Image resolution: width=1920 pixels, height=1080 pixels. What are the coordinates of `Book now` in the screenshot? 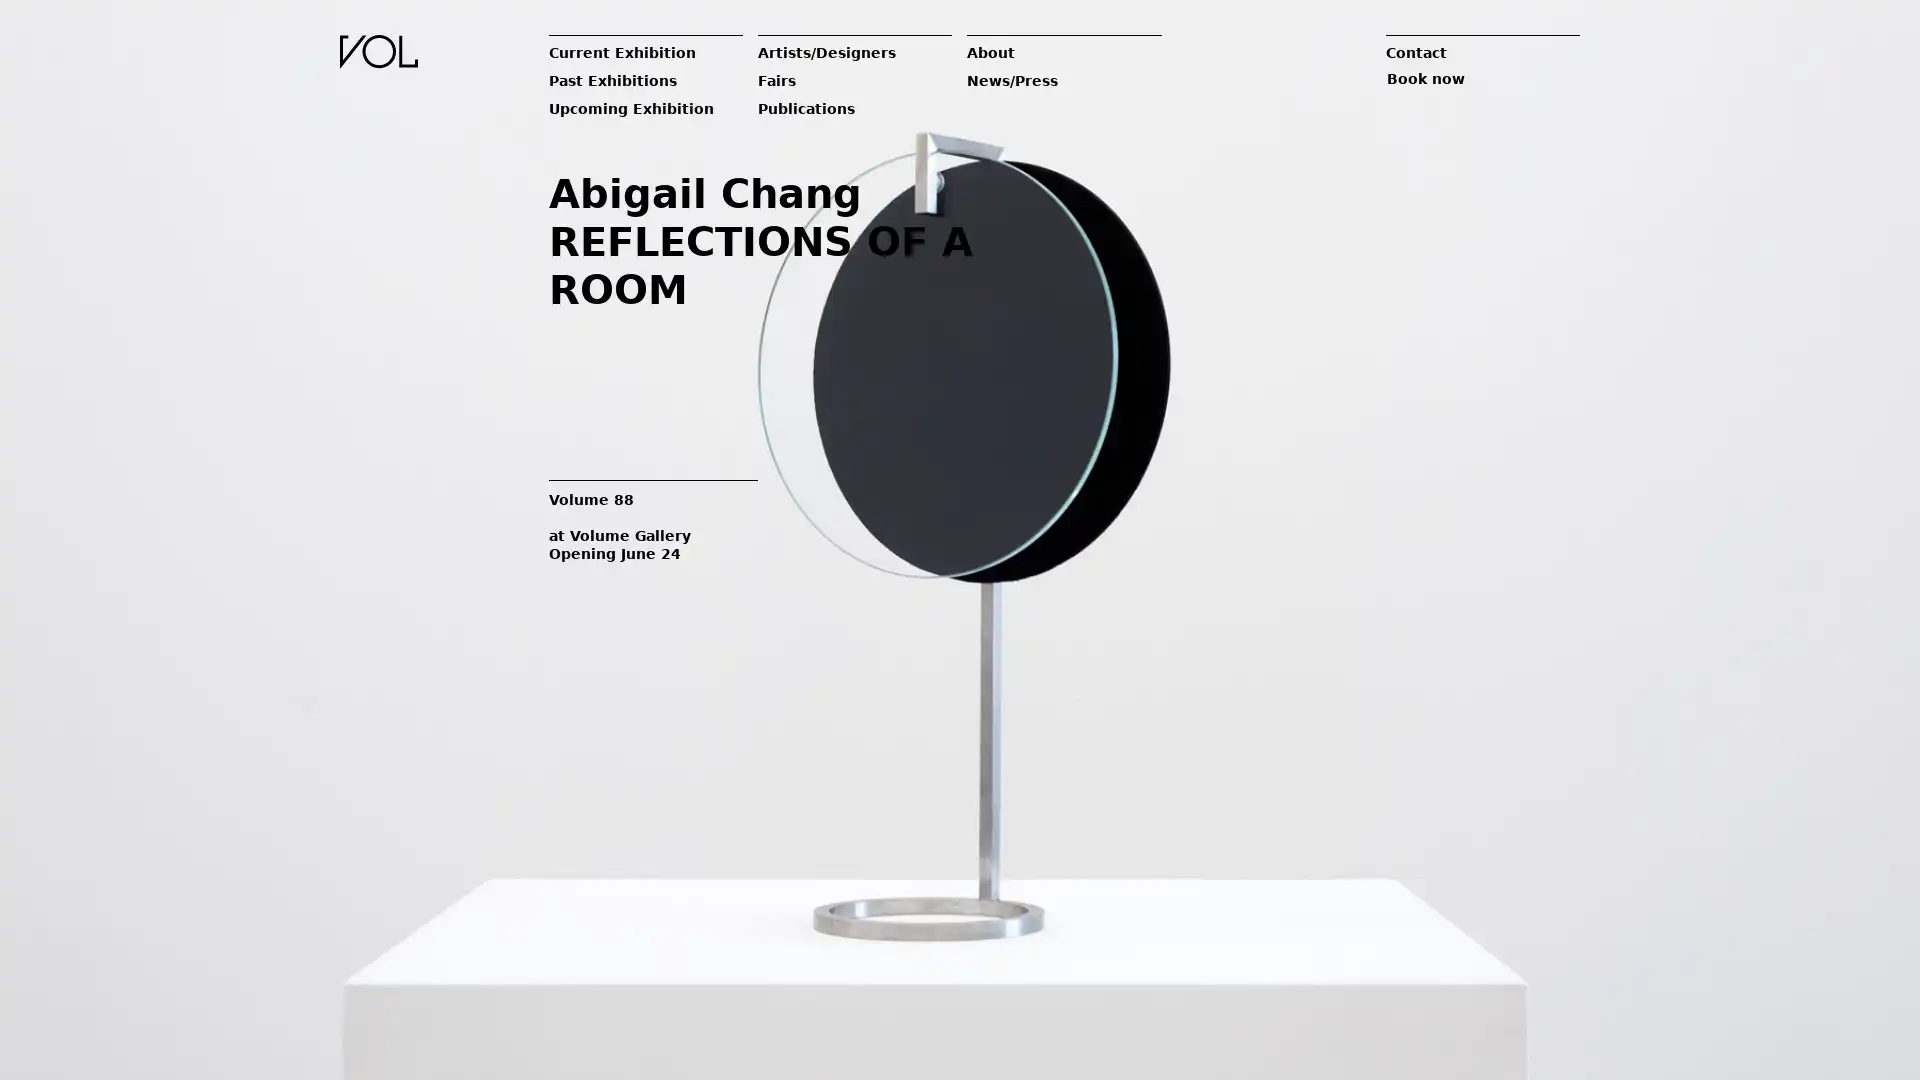 It's located at (1474, 92).